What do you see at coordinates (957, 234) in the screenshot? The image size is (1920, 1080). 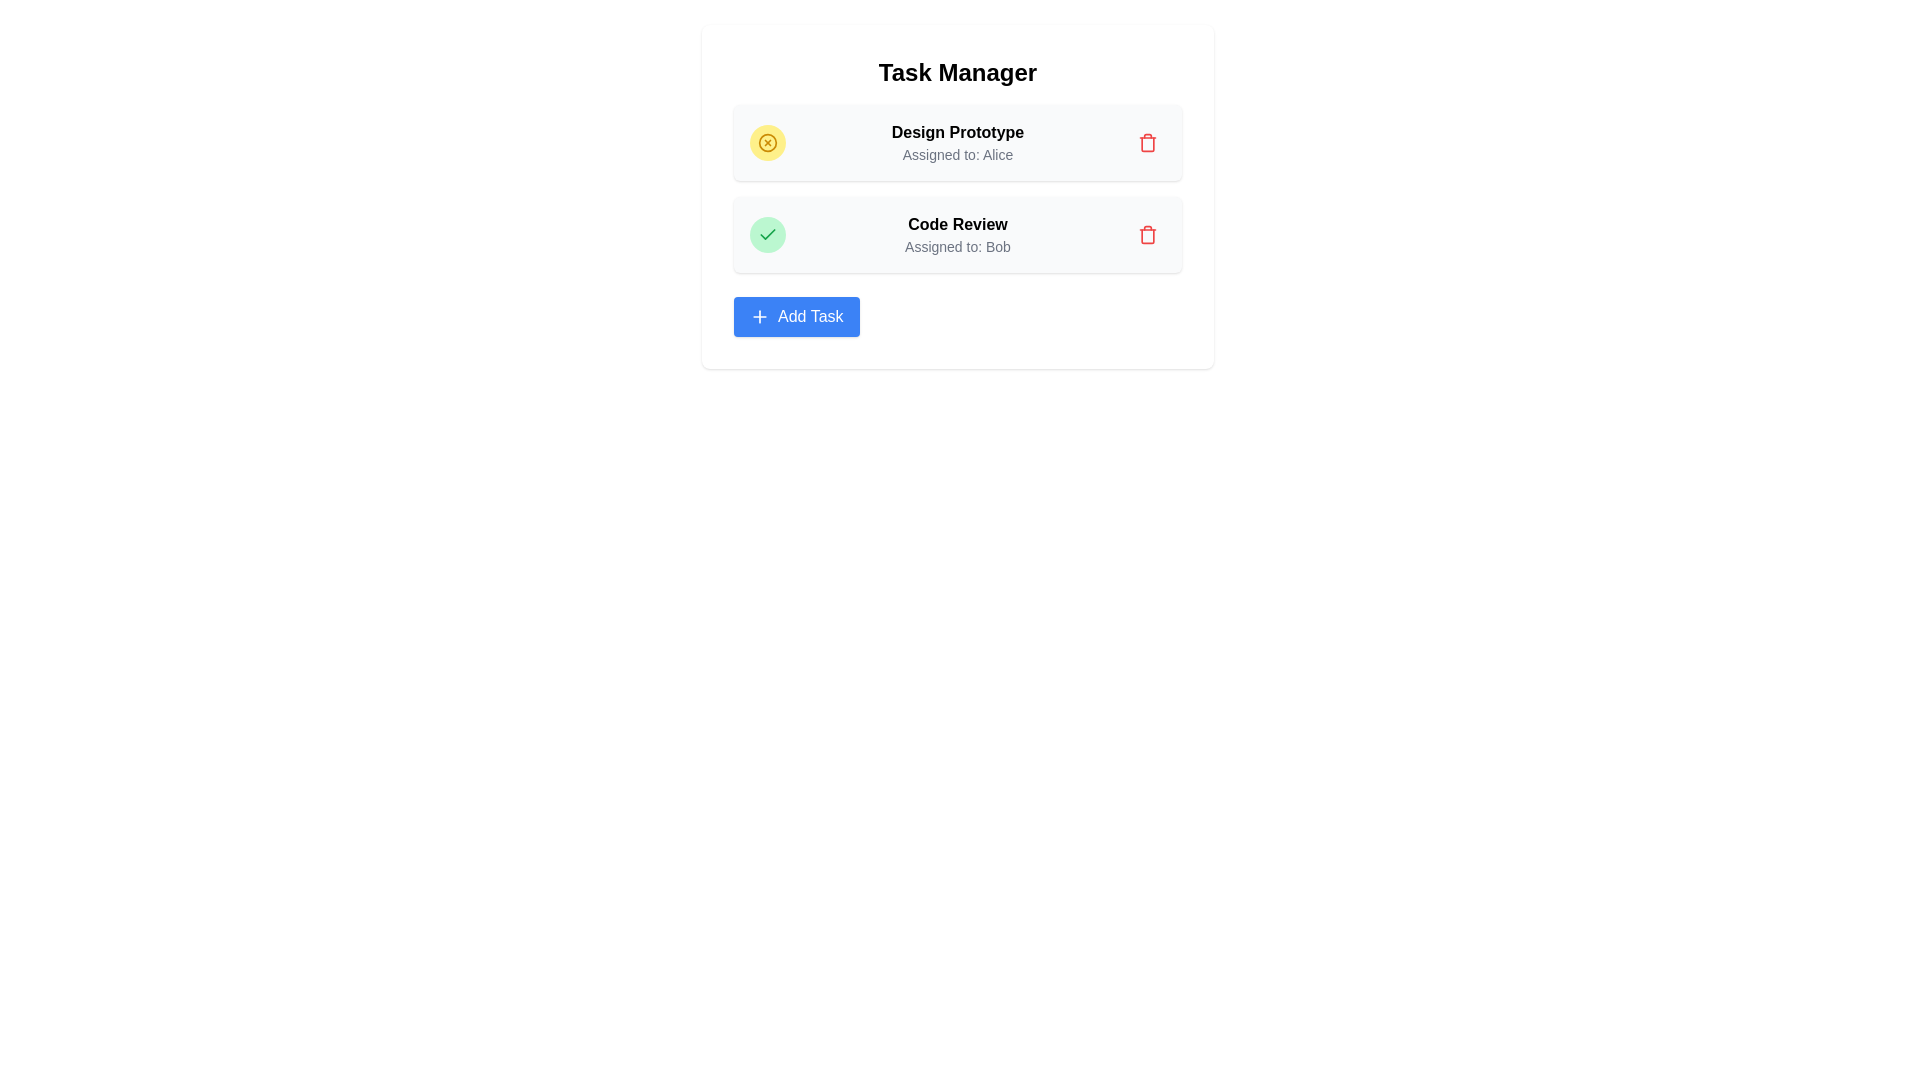 I see `the text-based informational display element labeled 'Code Review' with the assignee information 'Assigned to: Bob', located centrally within a task item in the Task Manager` at bounding box center [957, 234].